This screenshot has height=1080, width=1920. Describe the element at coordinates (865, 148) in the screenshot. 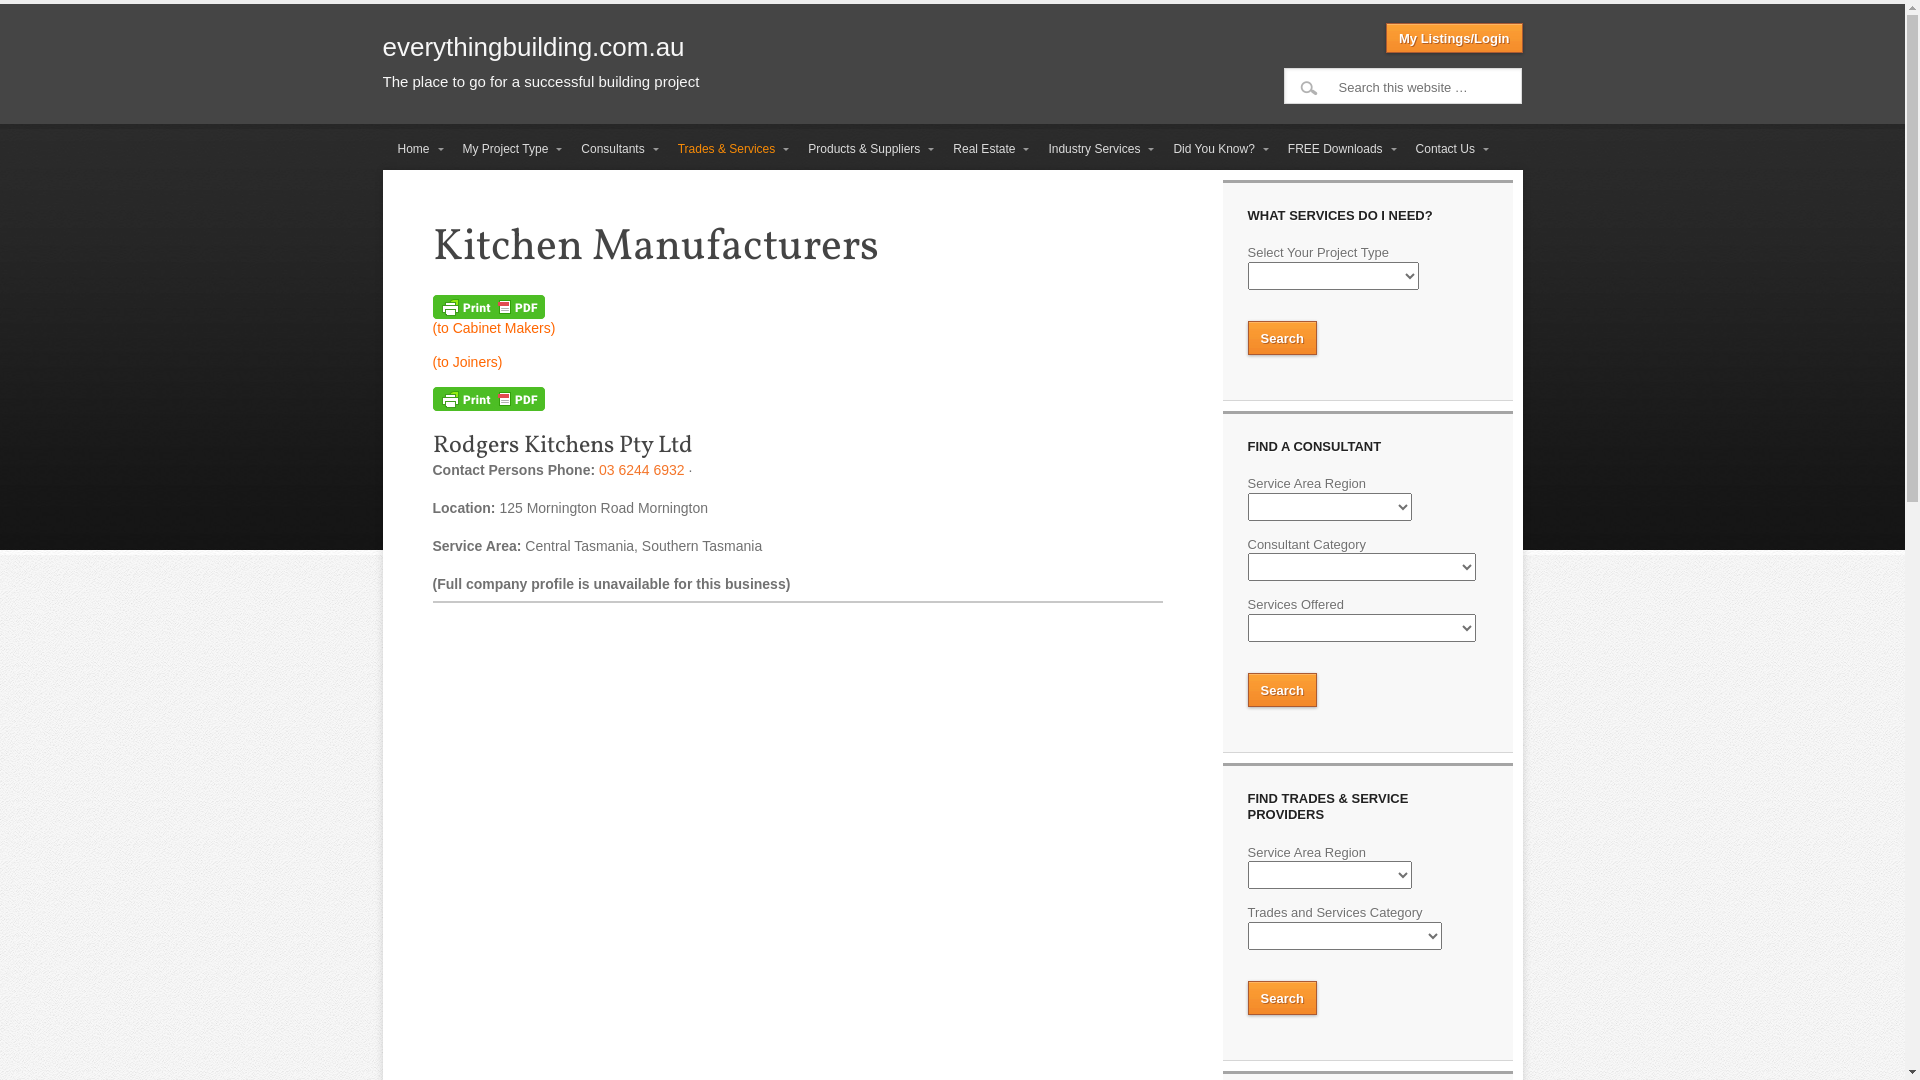

I see `'Products & Suppliers'` at that location.